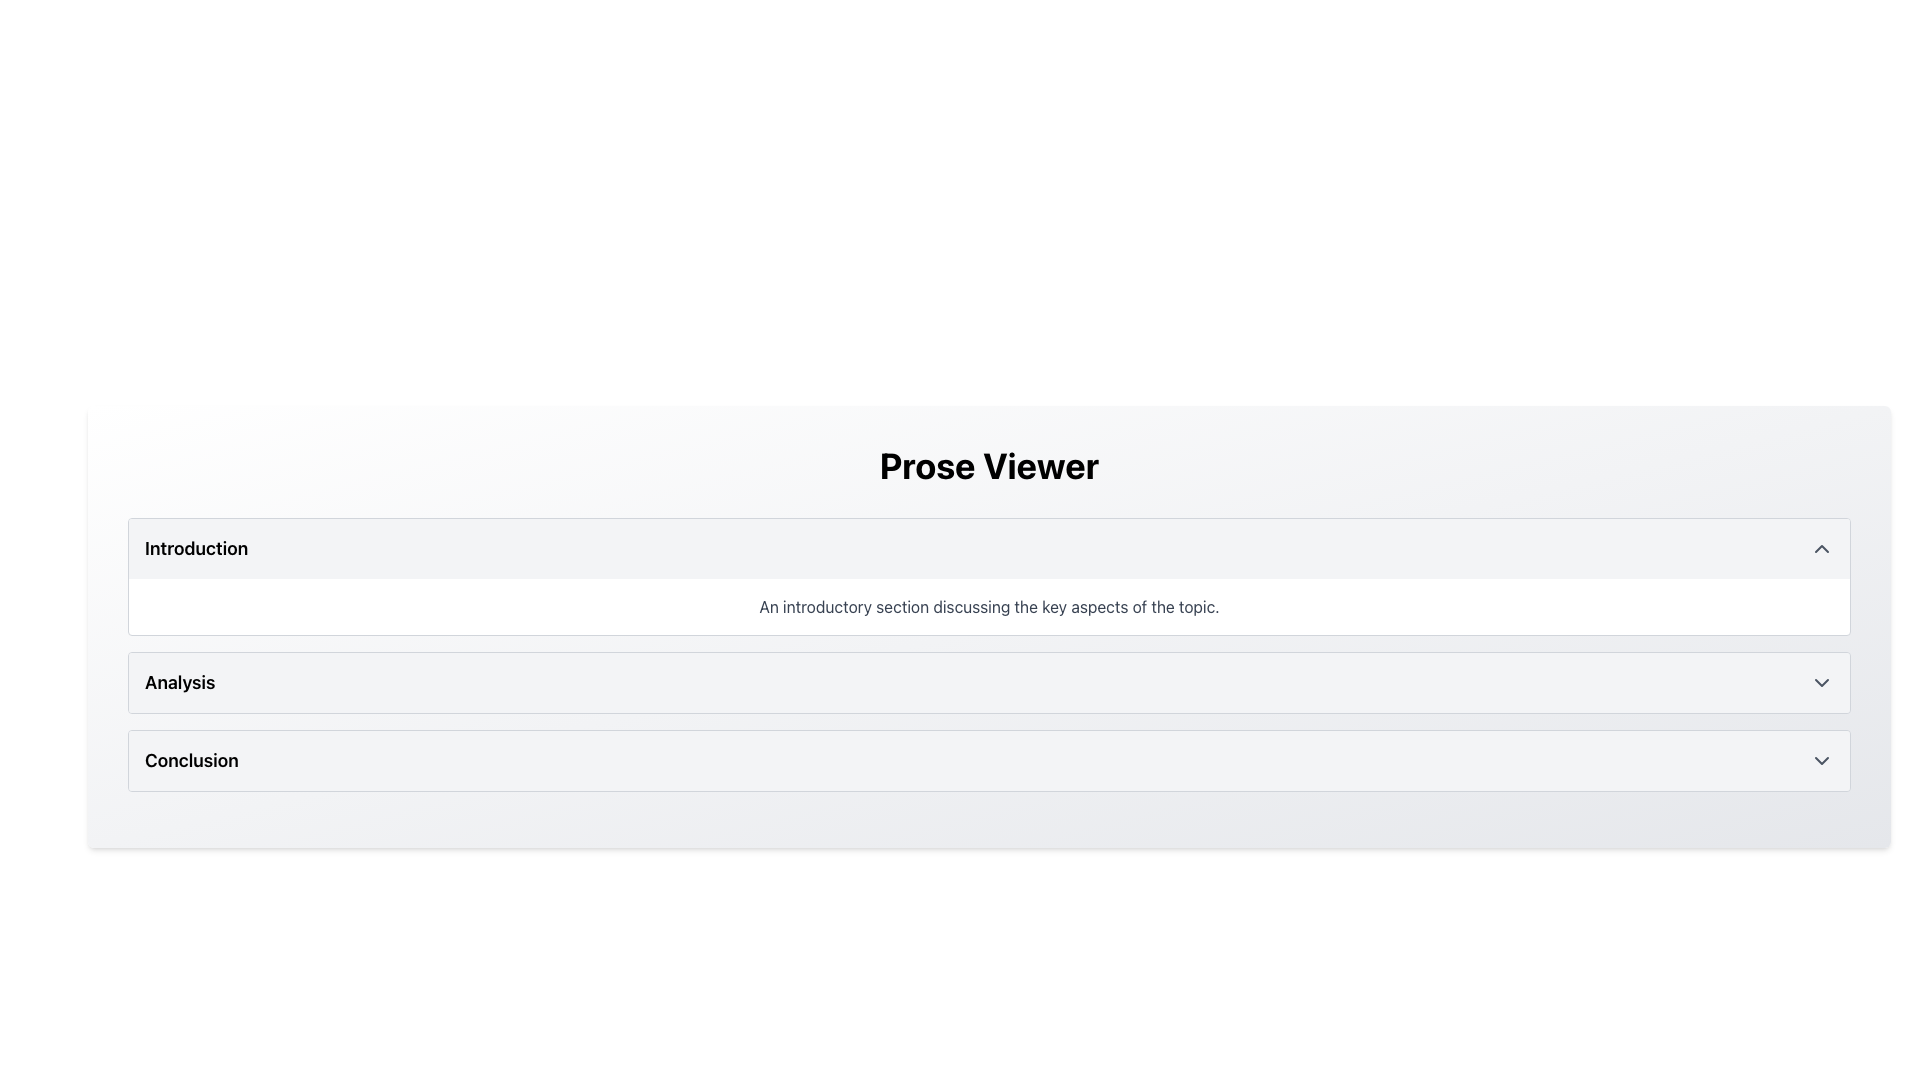  I want to click on the chevron icon that indicates the expand or collapse state of the 'Conclusion' section, so click(1822, 760).